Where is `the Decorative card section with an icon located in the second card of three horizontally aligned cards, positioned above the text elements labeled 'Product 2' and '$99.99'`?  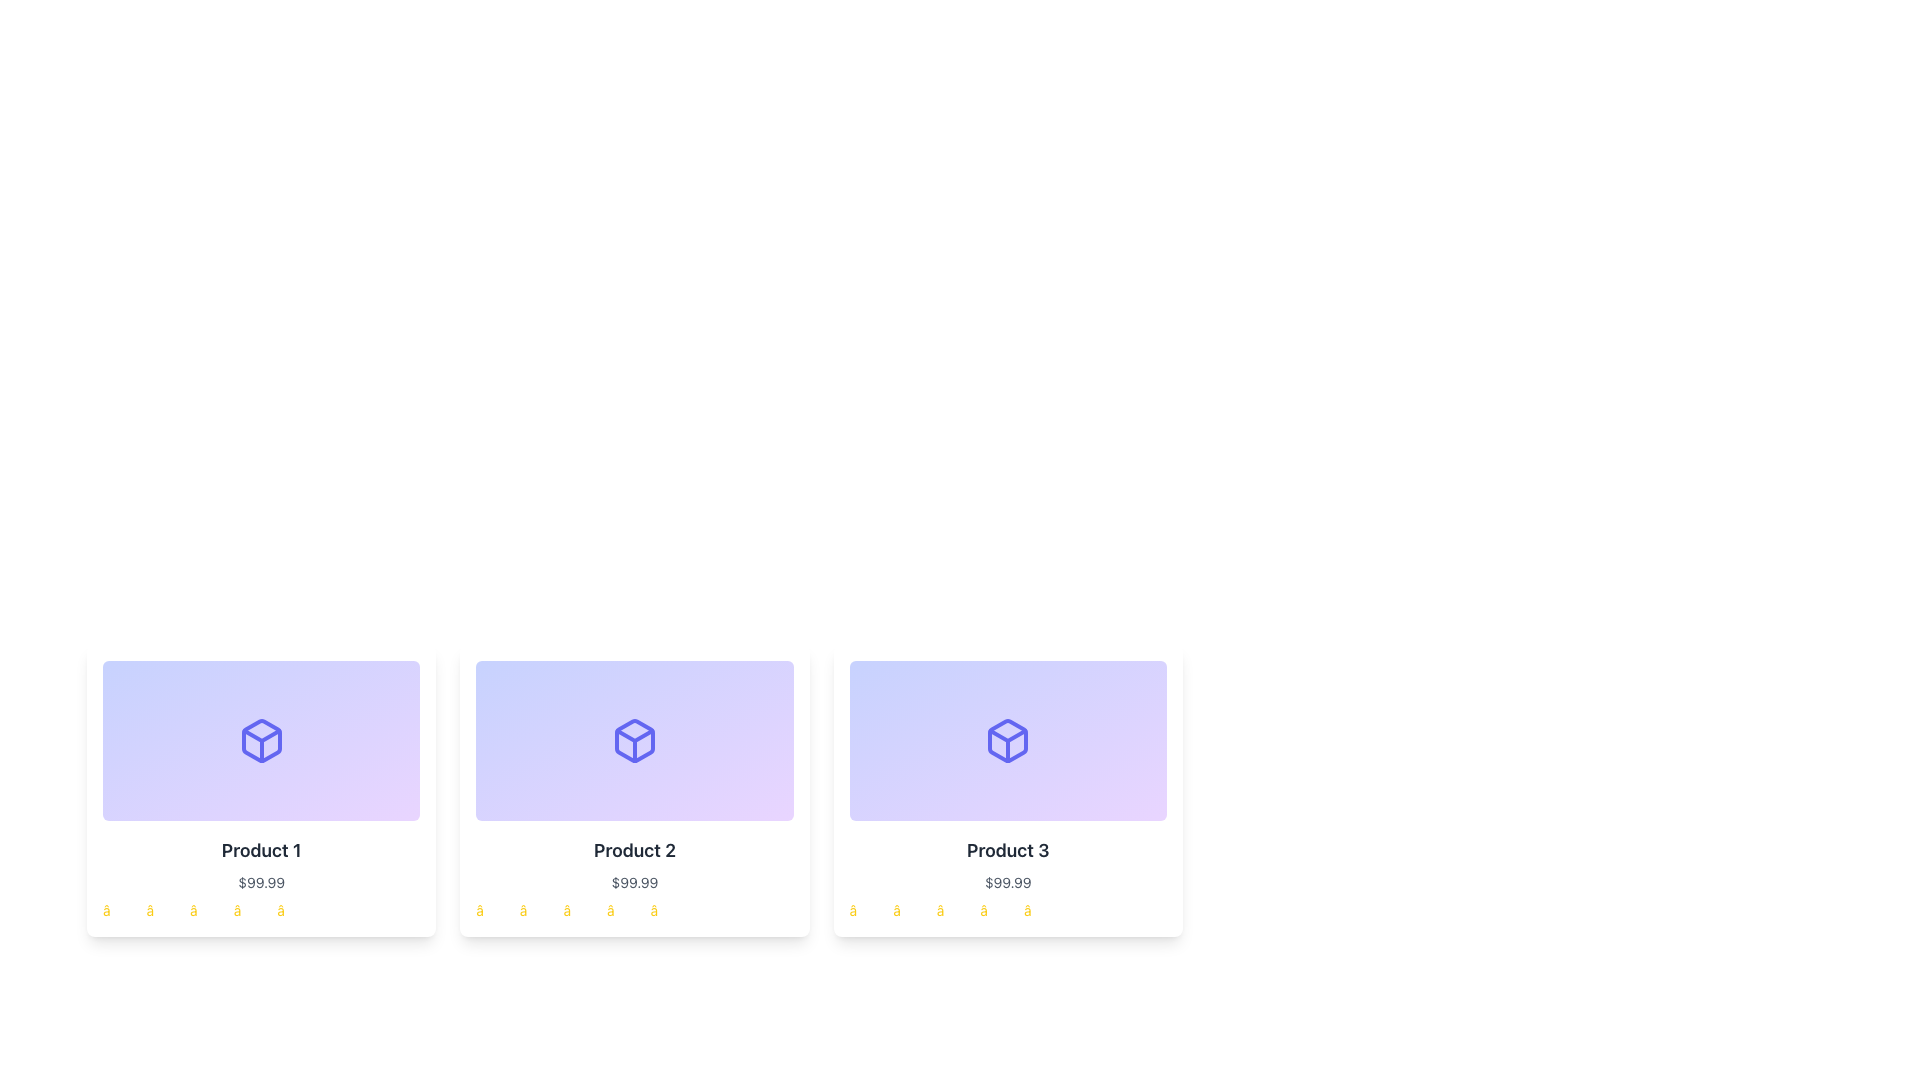
the Decorative card section with an icon located in the second card of three horizontally aligned cards, positioned above the text elements labeled 'Product 2' and '$99.99' is located at coordinates (633, 740).